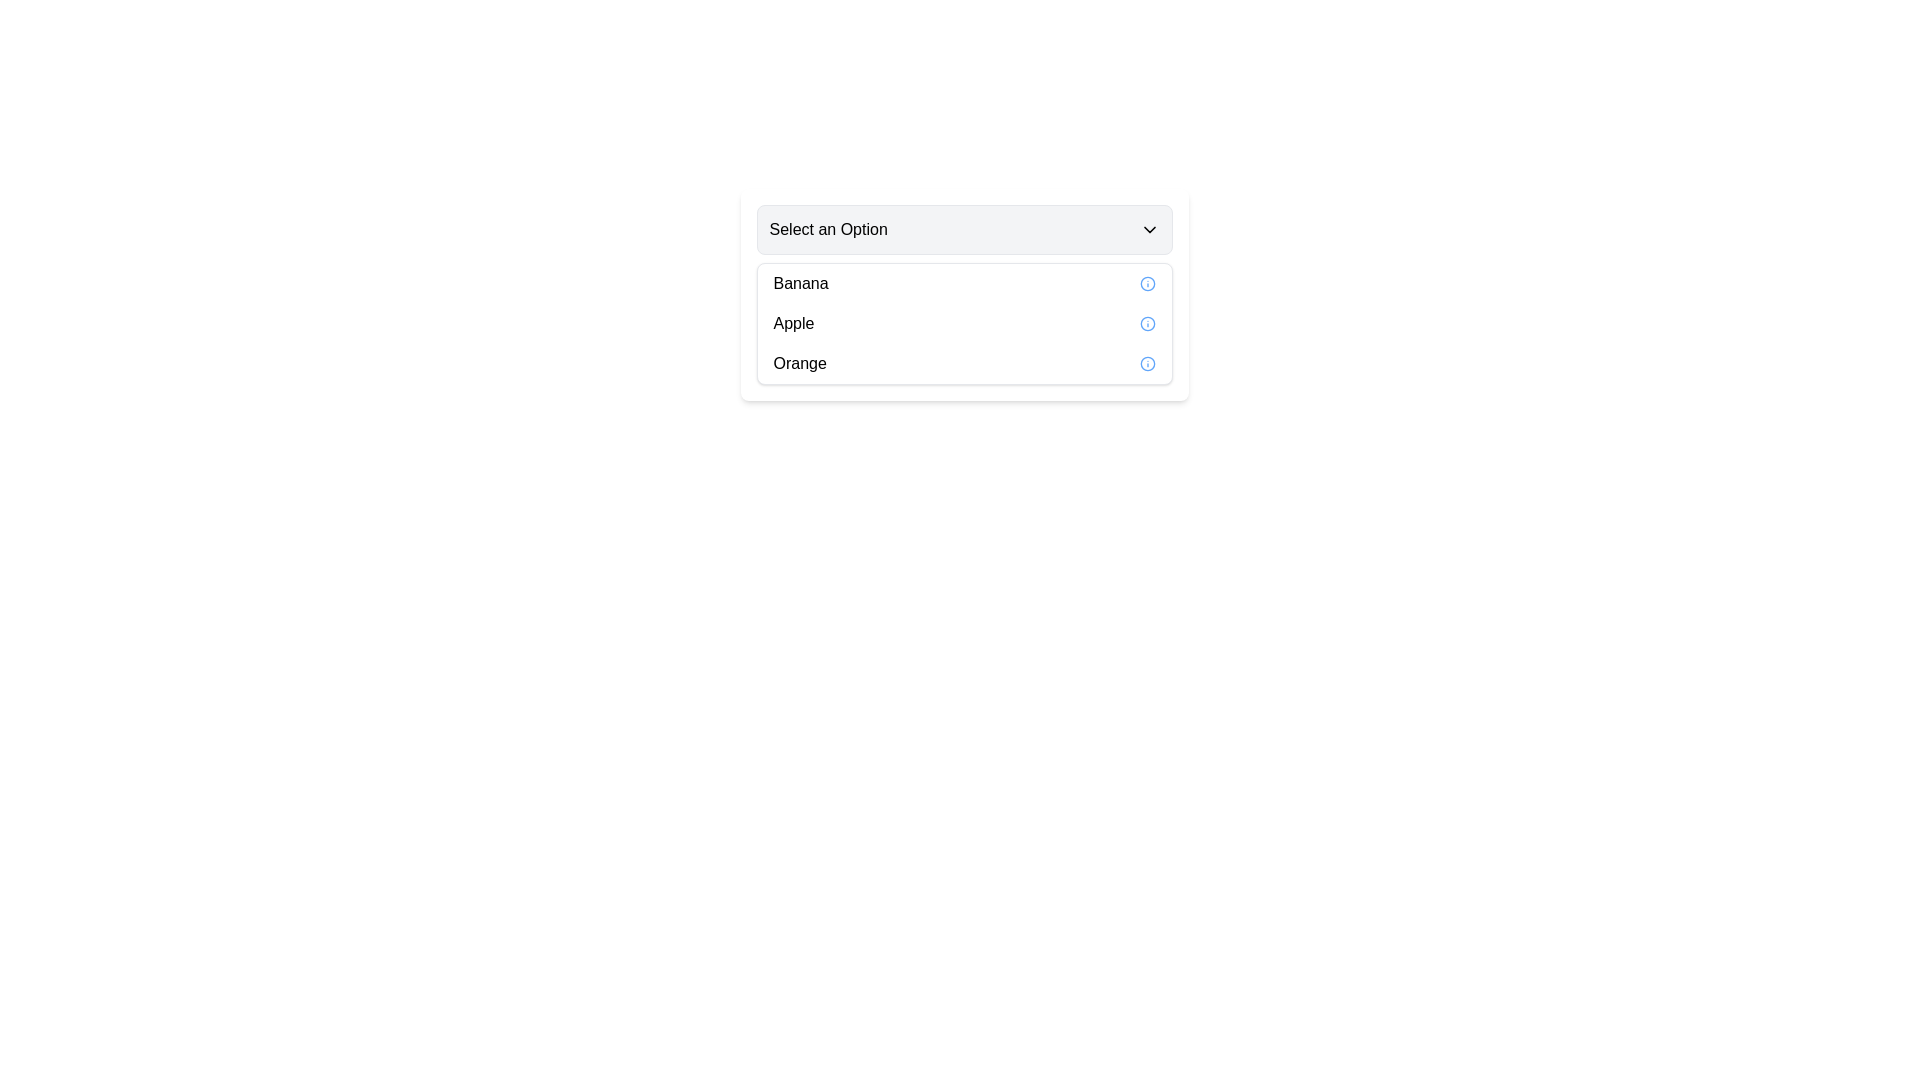 Image resolution: width=1920 pixels, height=1080 pixels. Describe the element at coordinates (1147, 323) in the screenshot. I see `the information/help icon located to the far right of the 'Apple' text entry in the dropdown menu` at that location.